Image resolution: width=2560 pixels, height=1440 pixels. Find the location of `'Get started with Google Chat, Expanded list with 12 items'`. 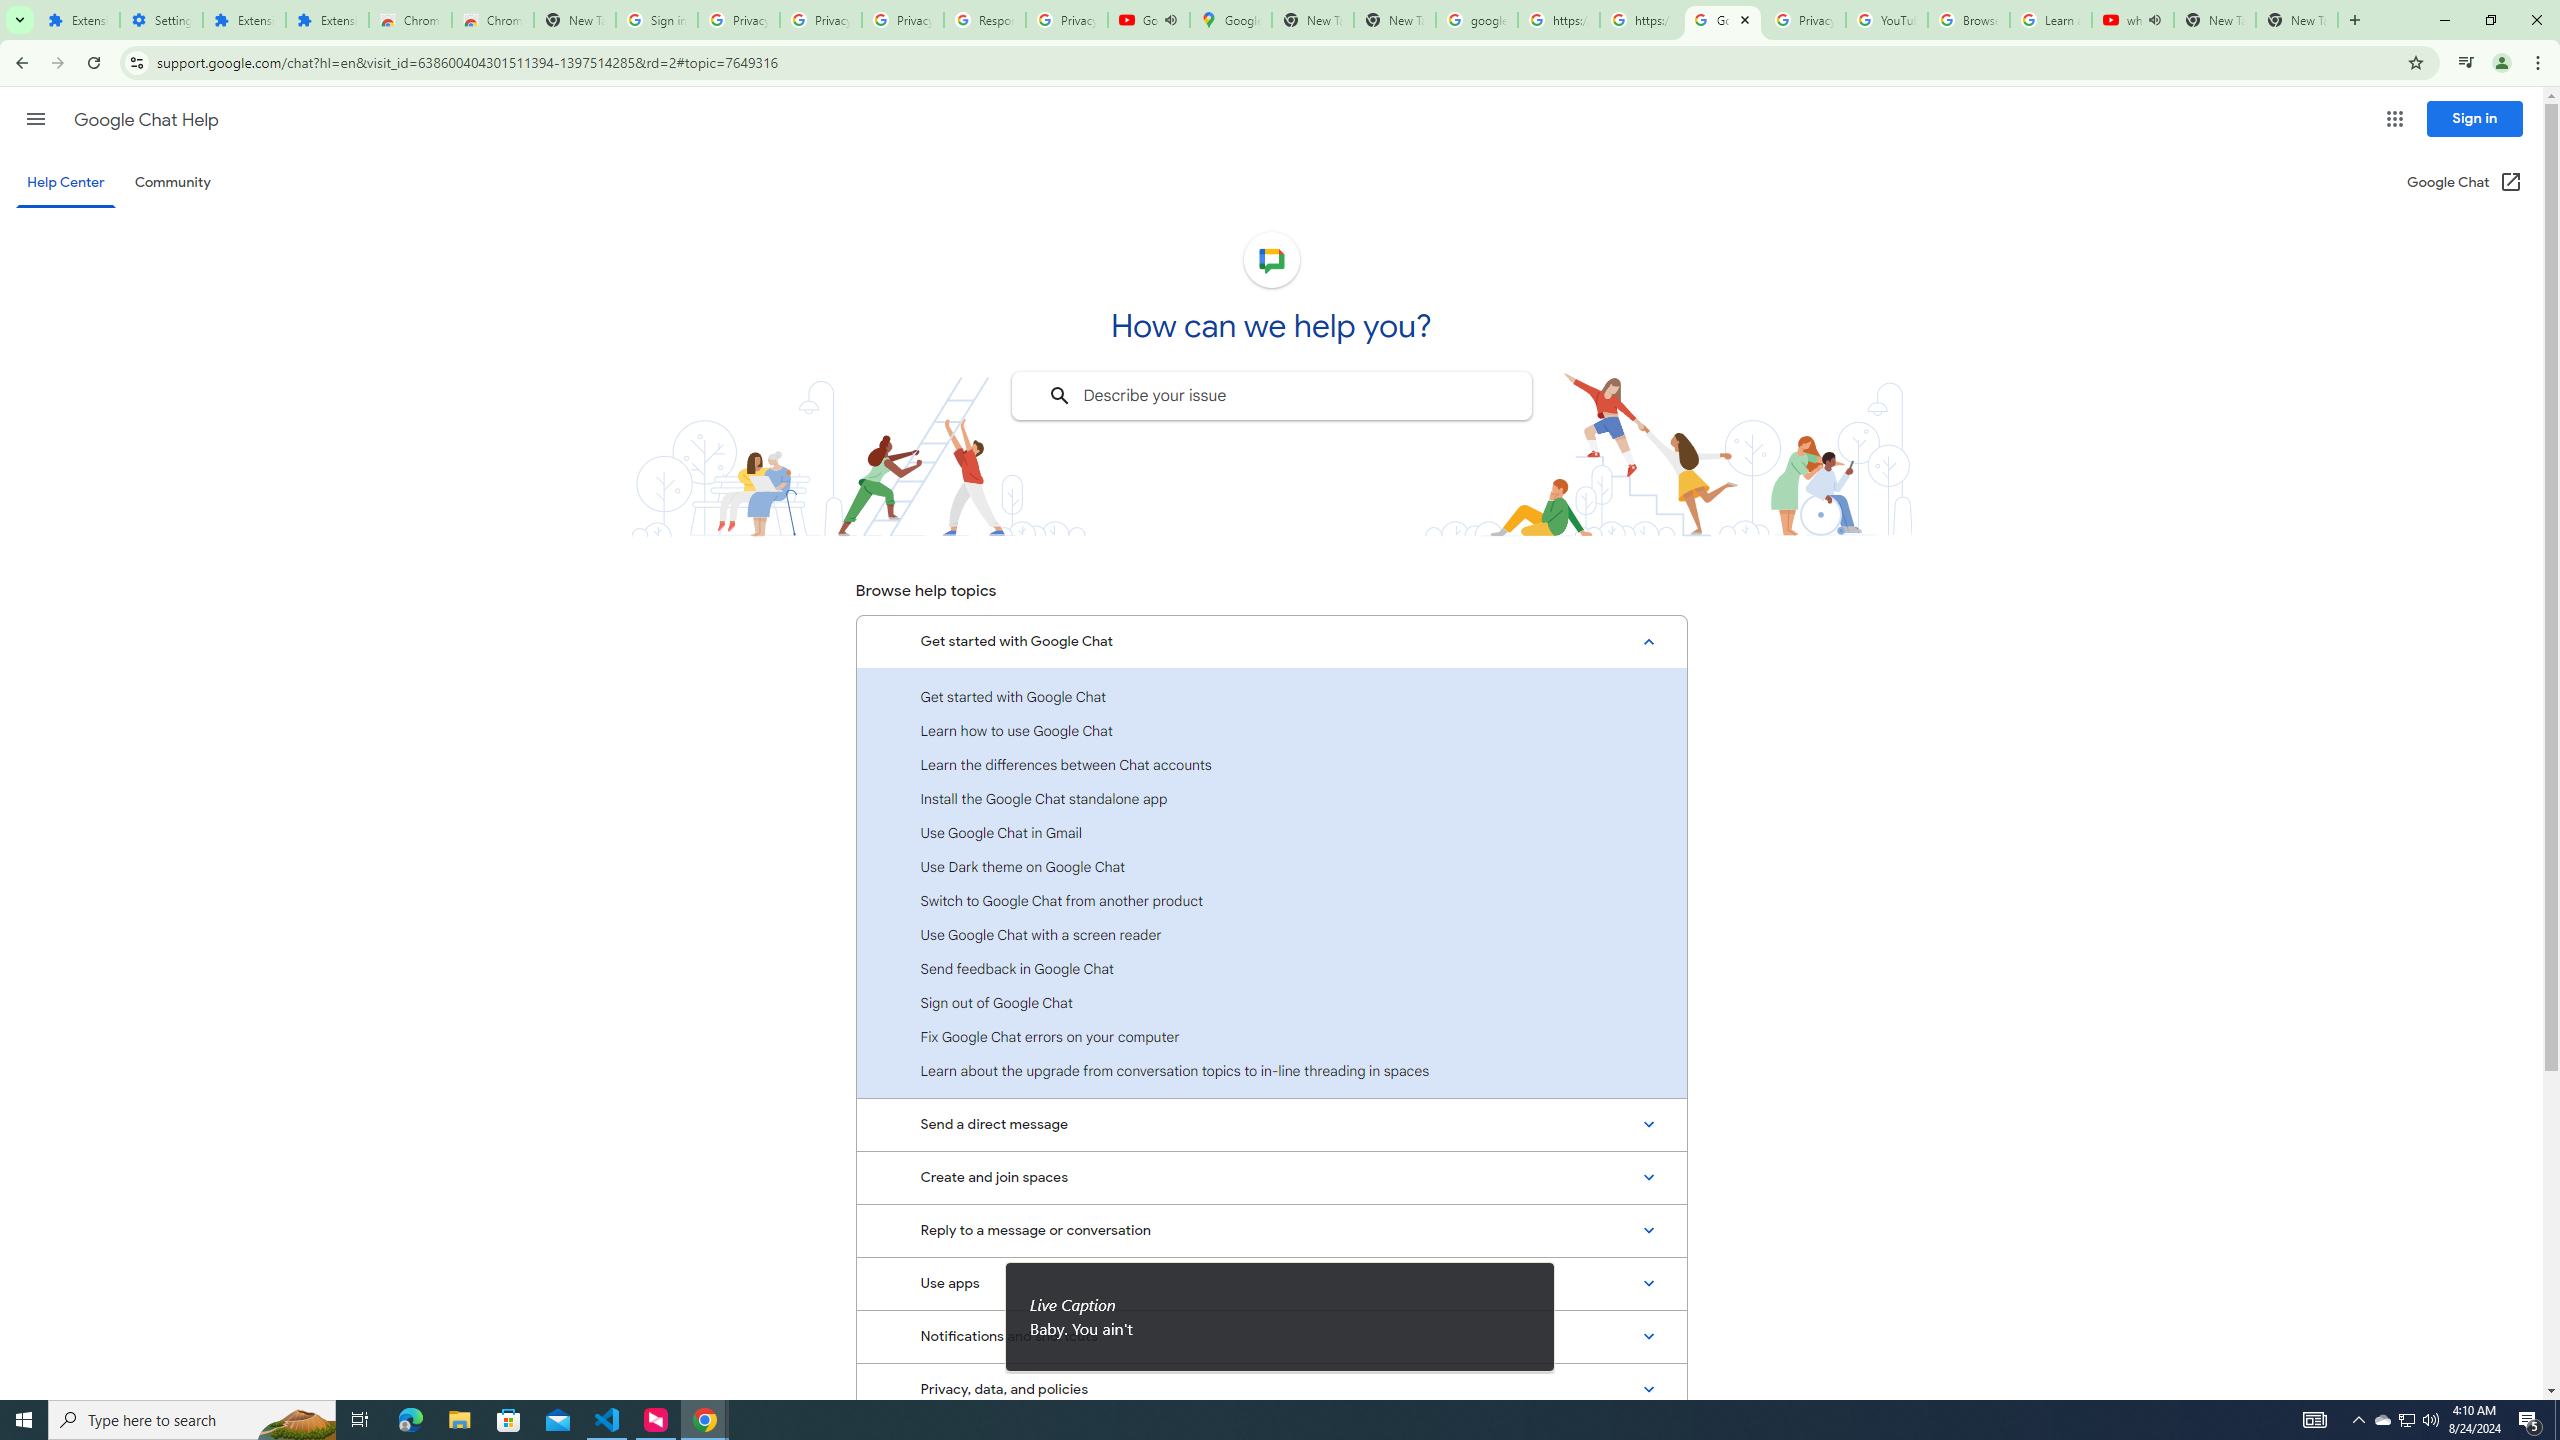

'Get started with Google Chat, Expanded list with 12 items' is located at coordinates (1271, 642).